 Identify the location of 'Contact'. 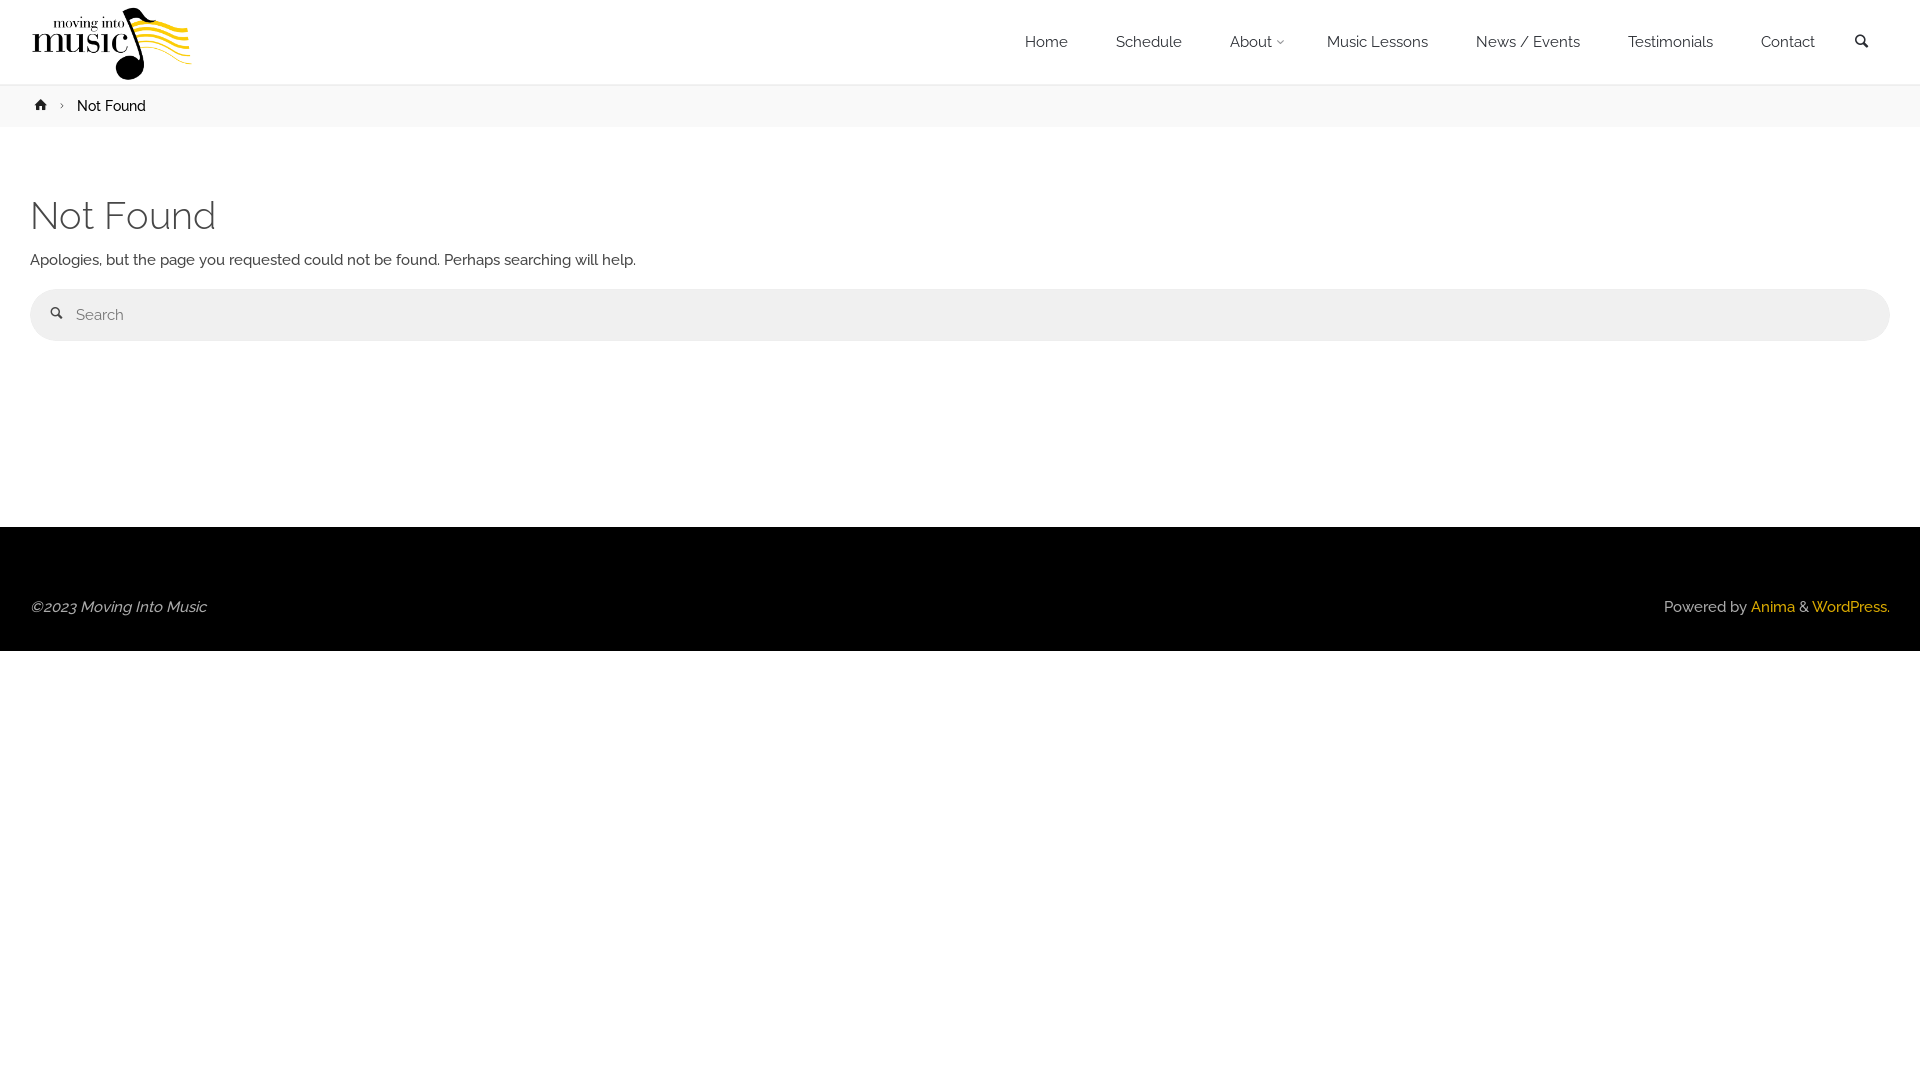
(1787, 42).